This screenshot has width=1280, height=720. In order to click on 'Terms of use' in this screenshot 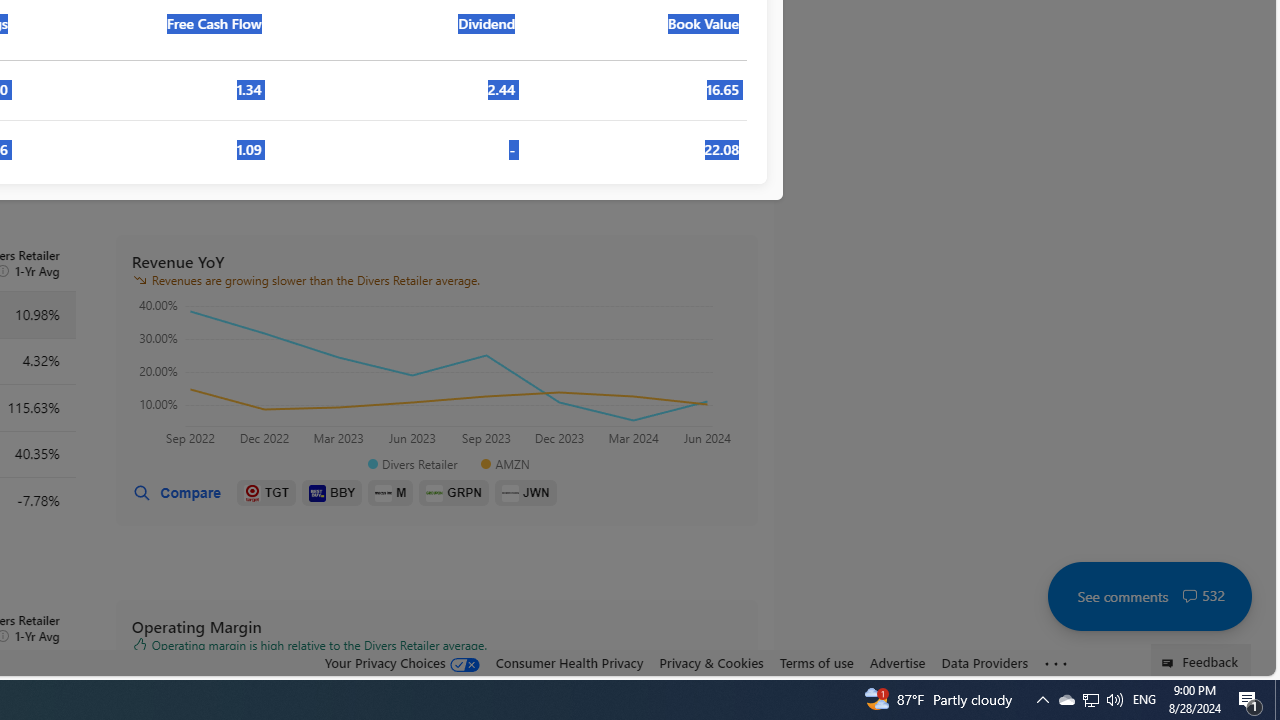, I will do `click(816, 662)`.